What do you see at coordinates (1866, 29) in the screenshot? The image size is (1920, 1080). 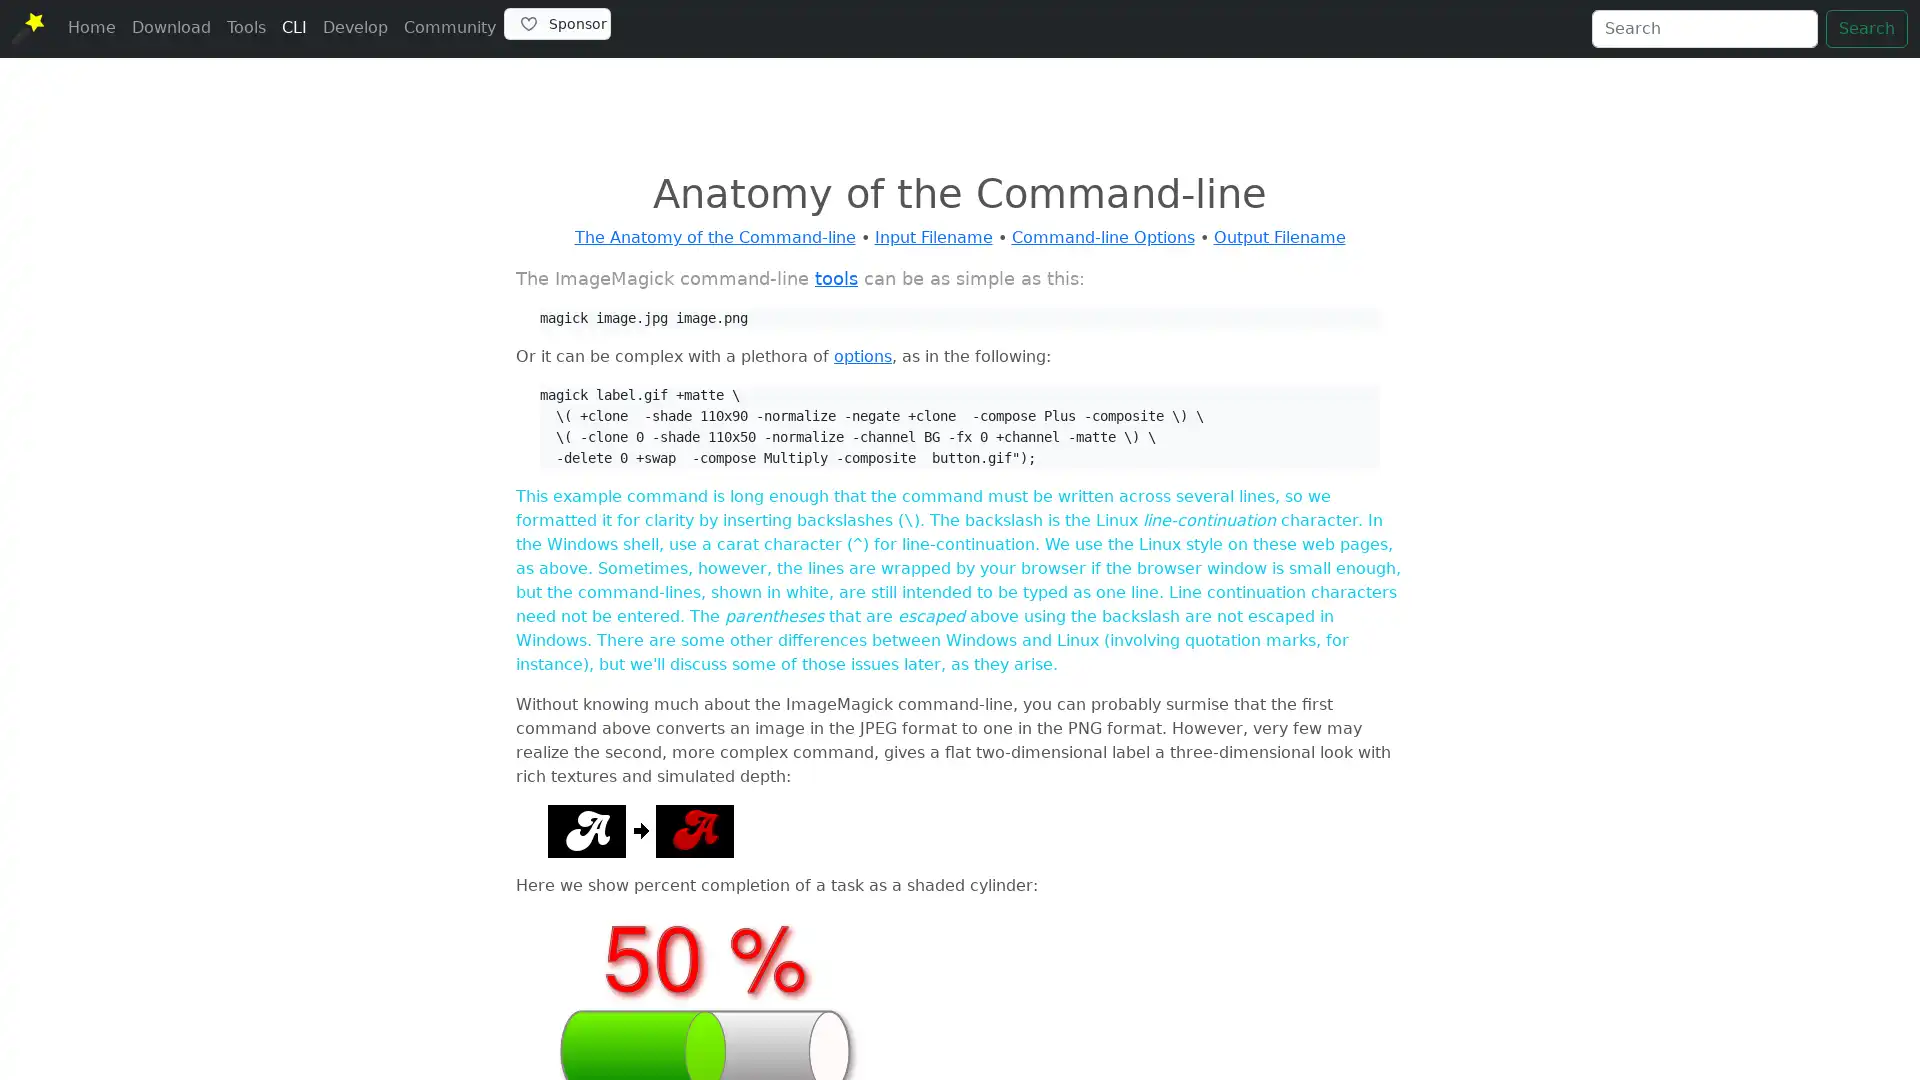 I see `Search` at bounding box center [1866, 29].